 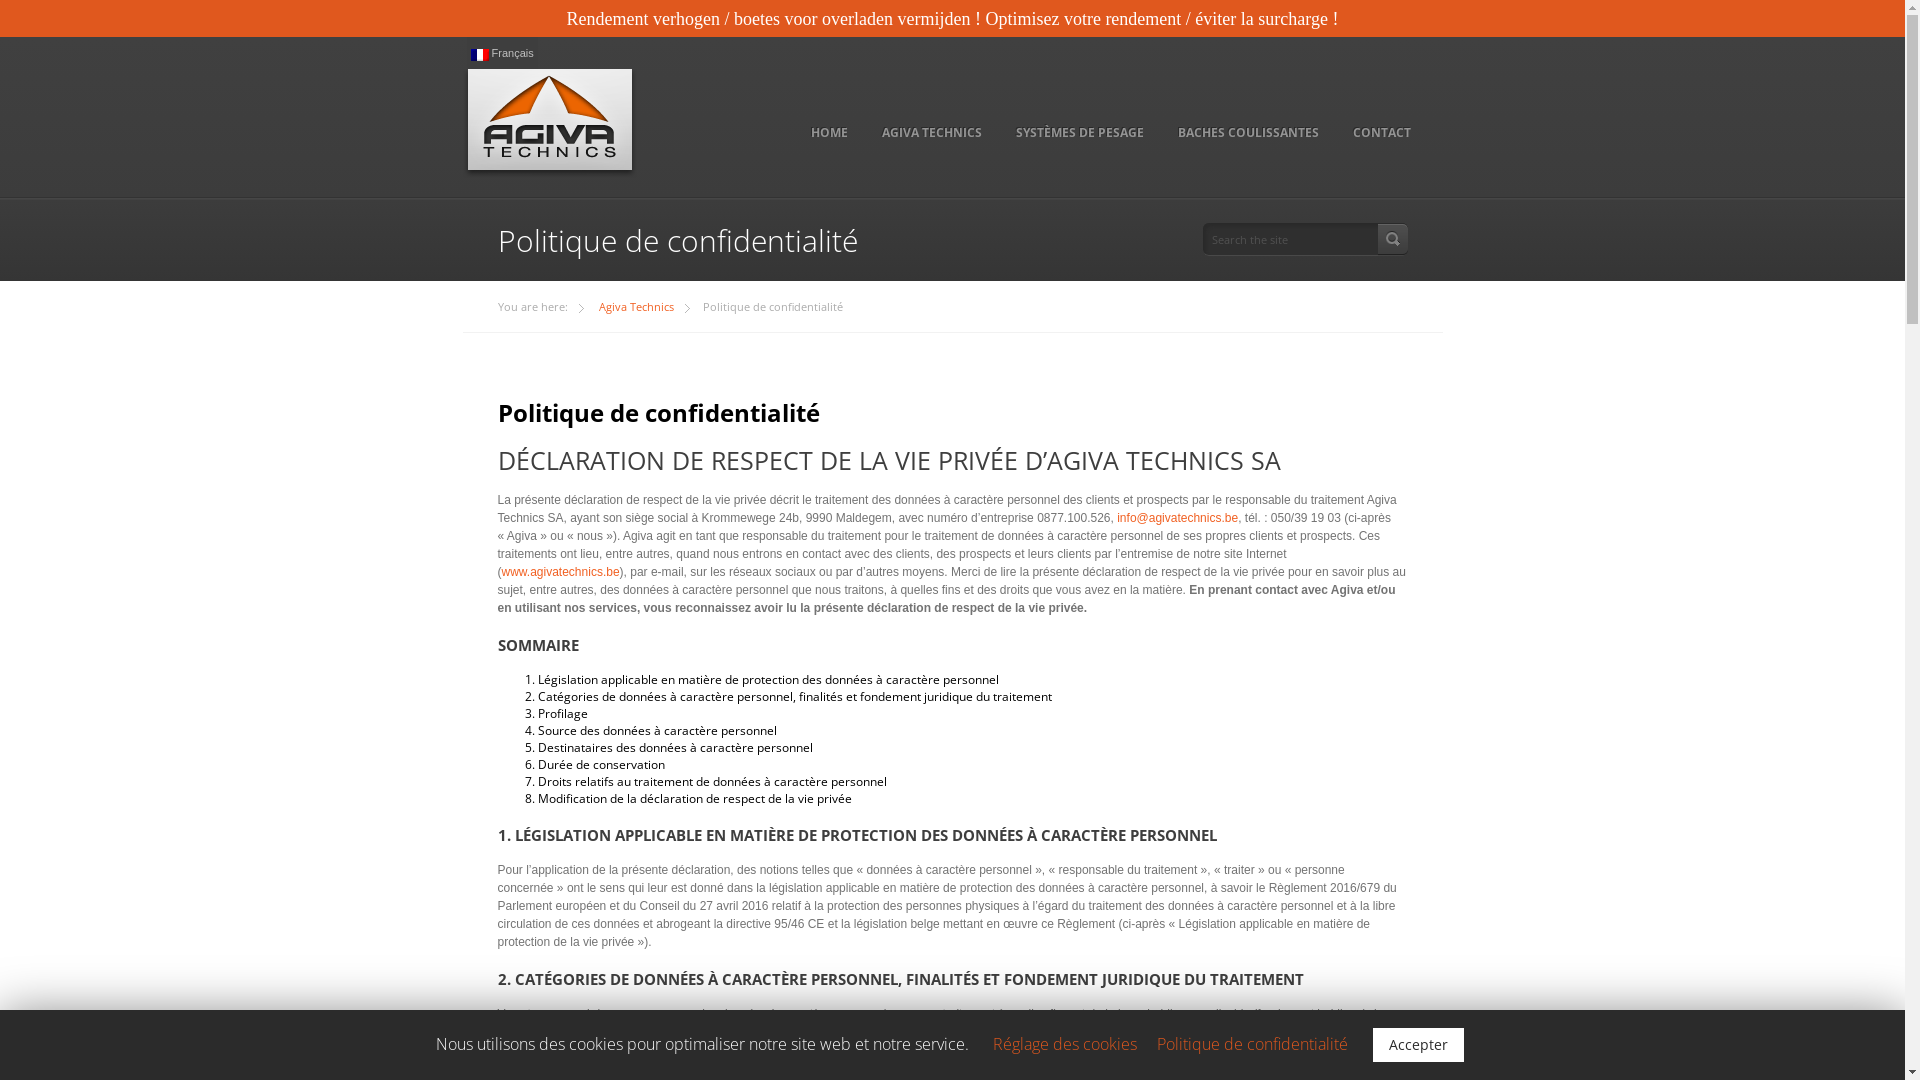 What do you see at coordinates (1177, 516) in the screenshot?
I see `'info@agivatechnics.be'` at bounding box center [1177, 516].